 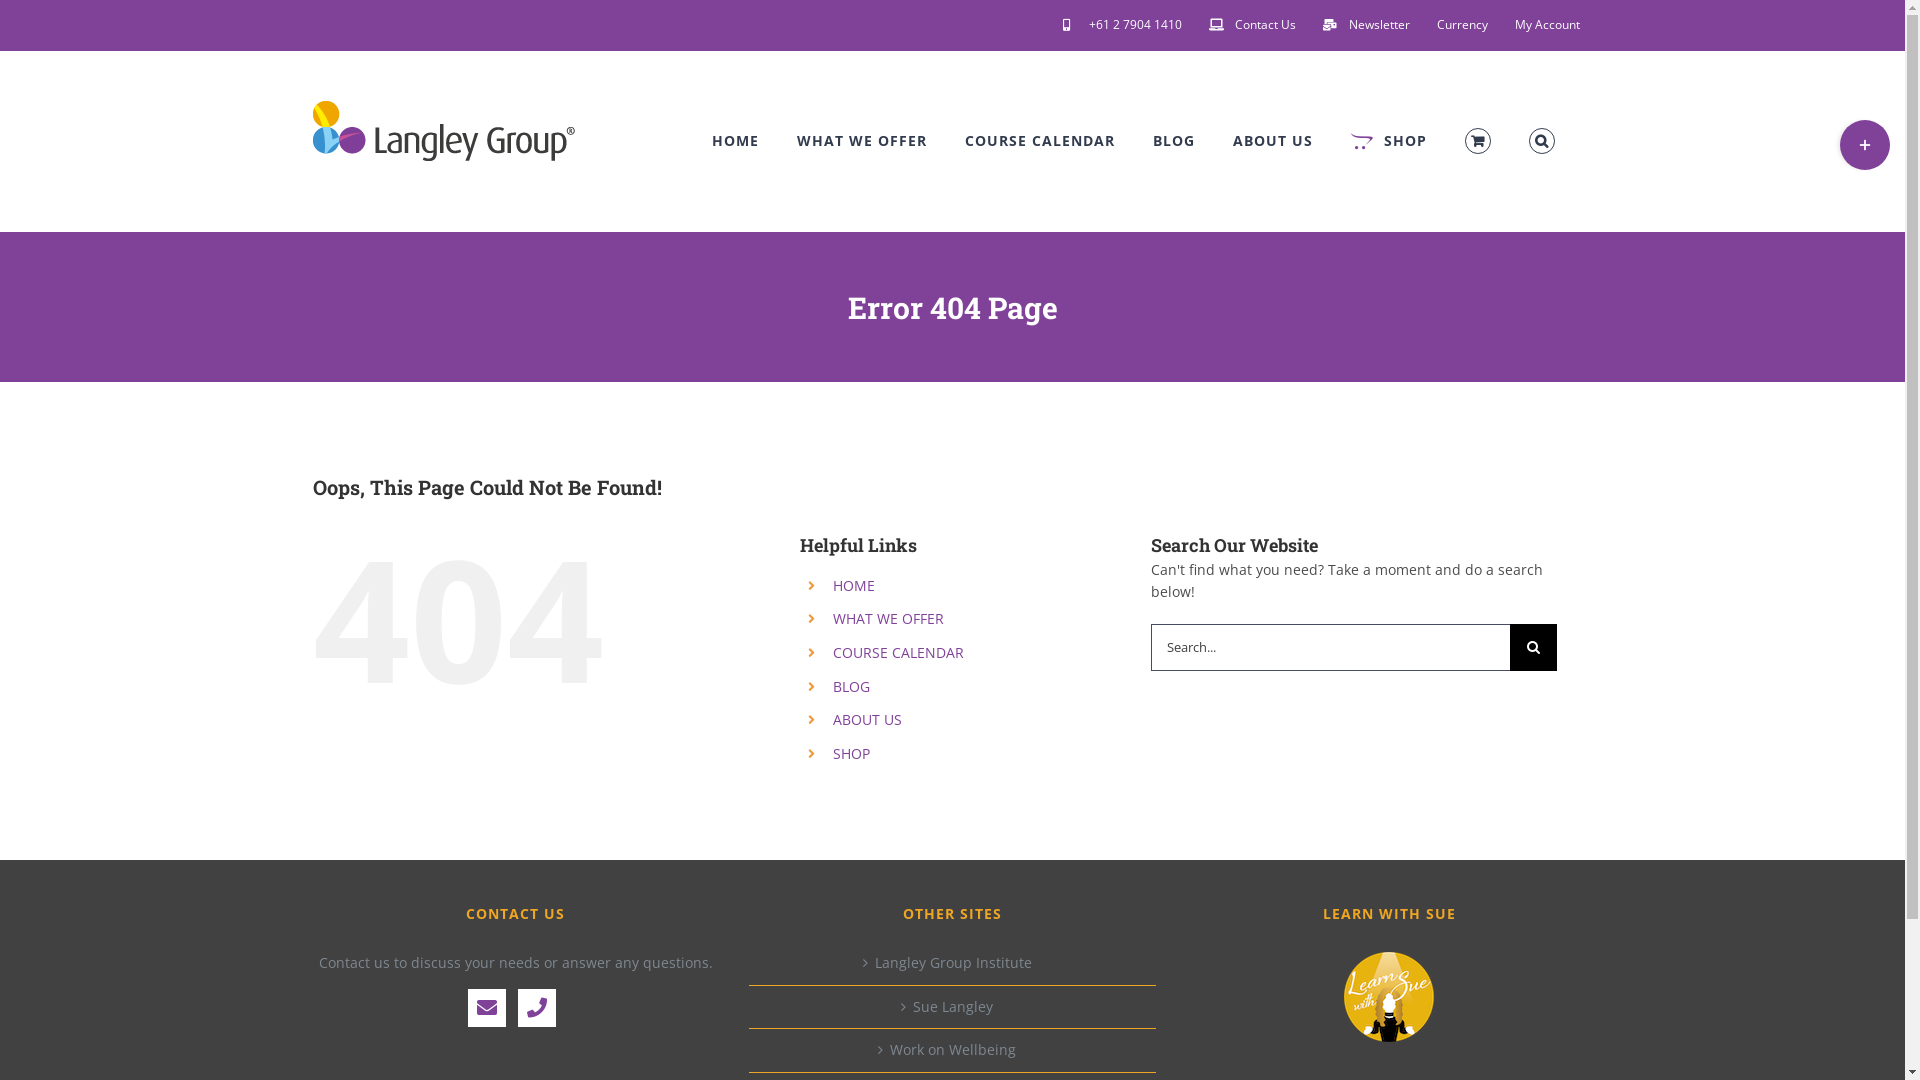 I want to click on 'Langley Group Institute', so click(x=952, y=962).